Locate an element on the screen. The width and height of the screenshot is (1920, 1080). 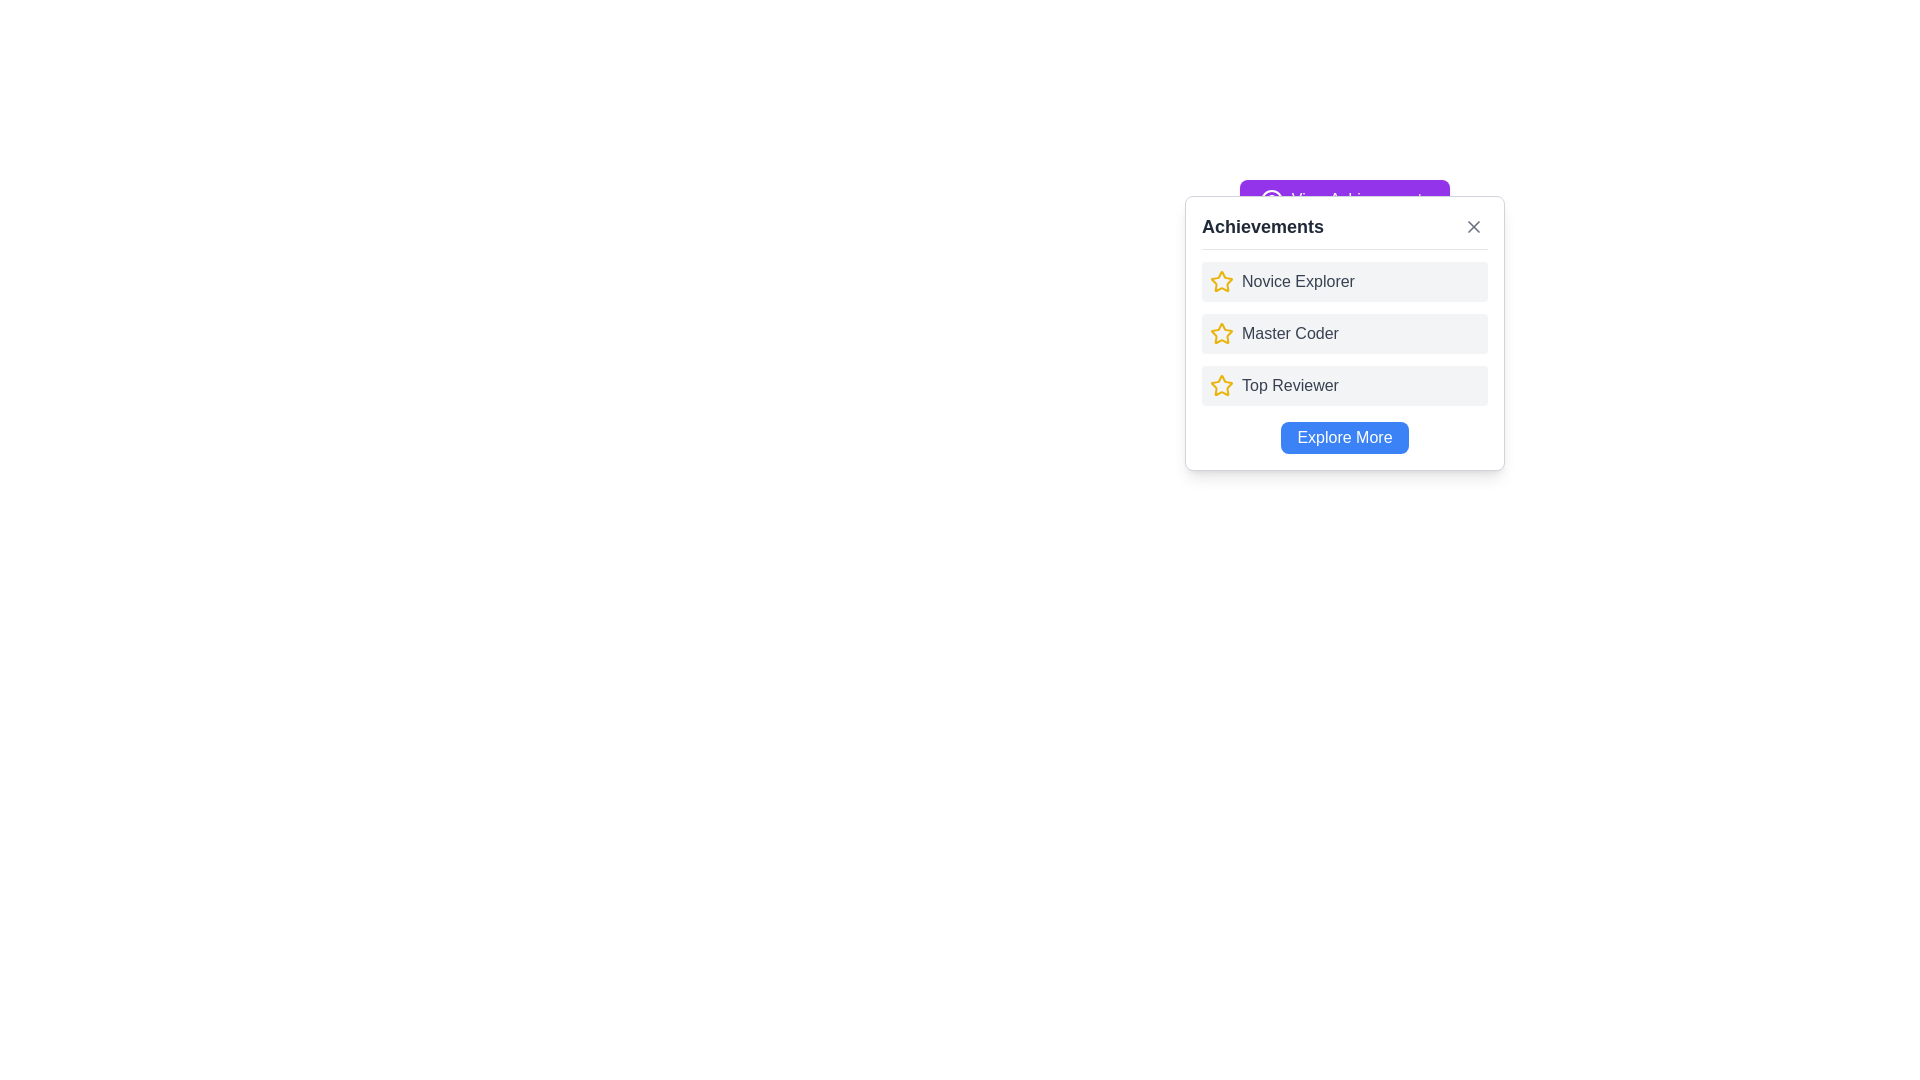
the Close button, which is a diagonal, cross-shaped icon located at the top-right corner of the achievements popup is located at coordinates (1473, 226).